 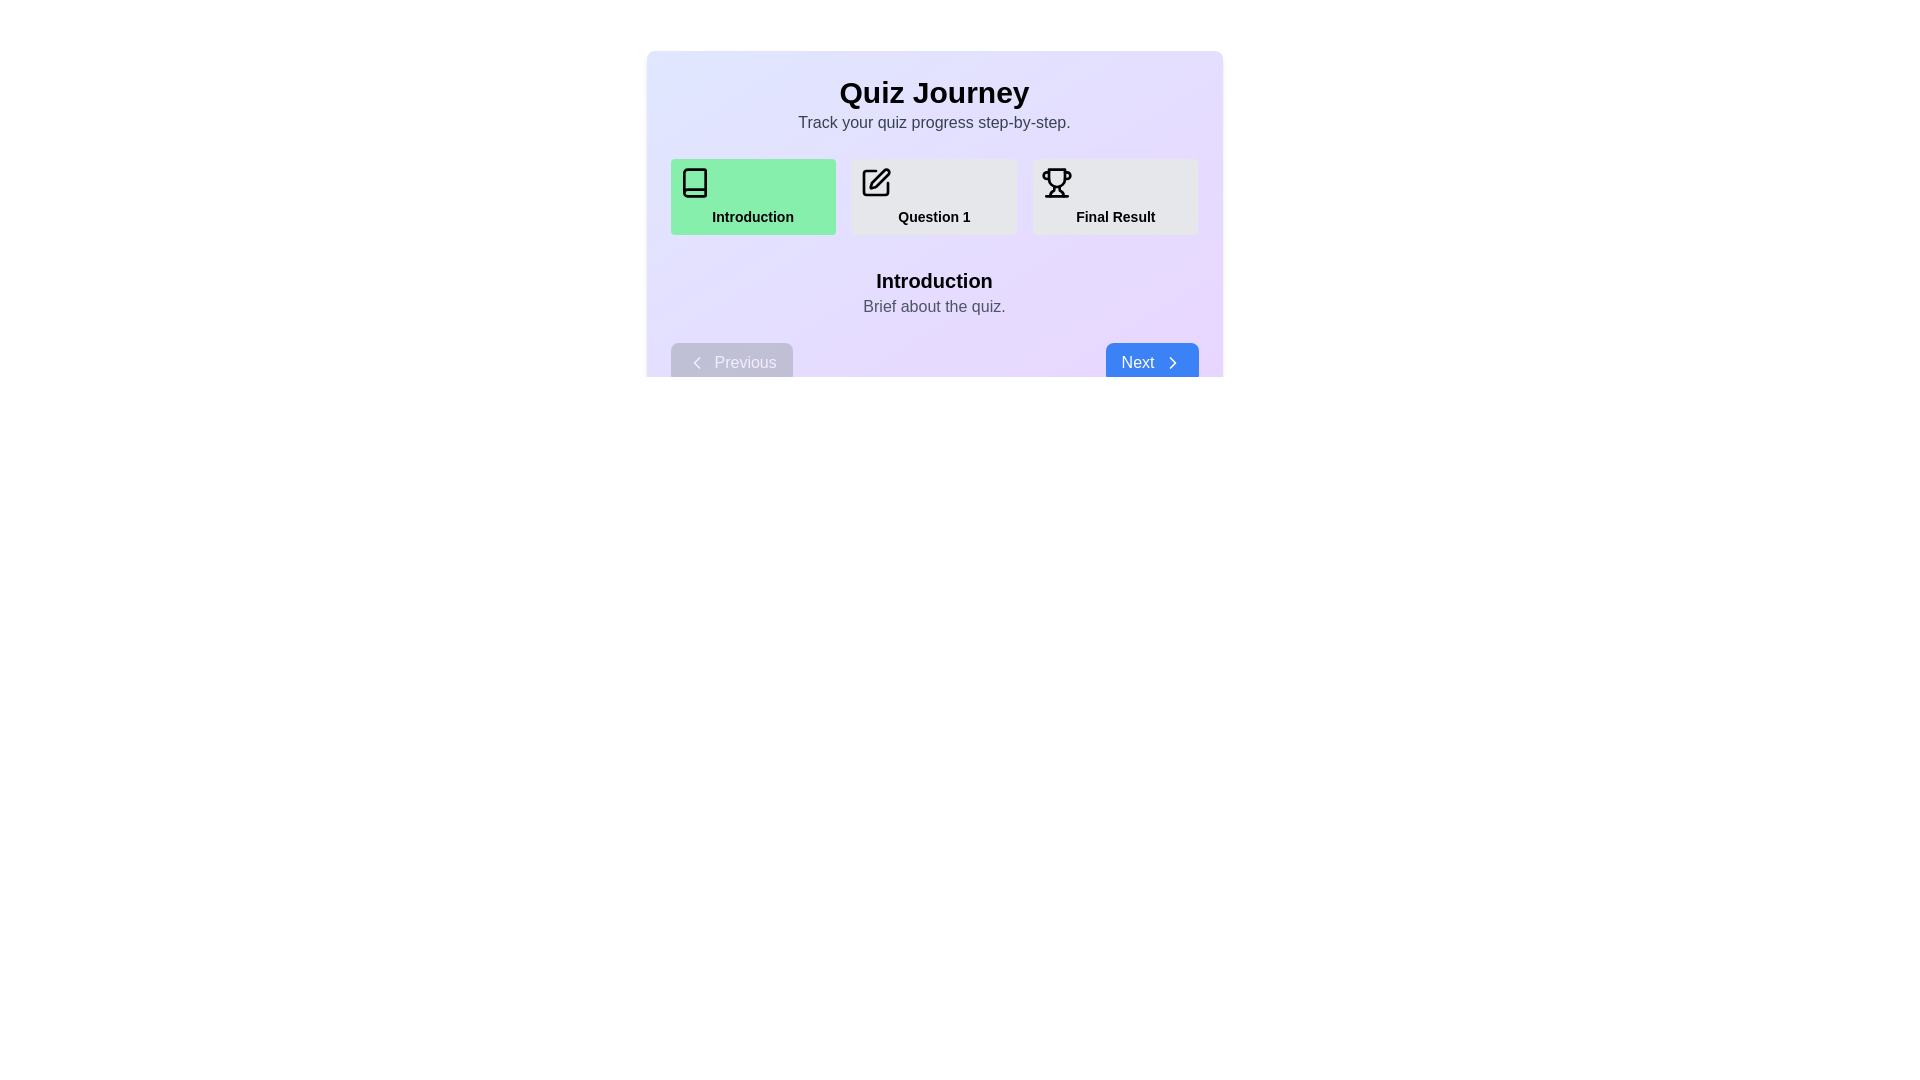 I want to click on the step icon labeled 'Question 1' to view its details, so click(x=933, y=196).